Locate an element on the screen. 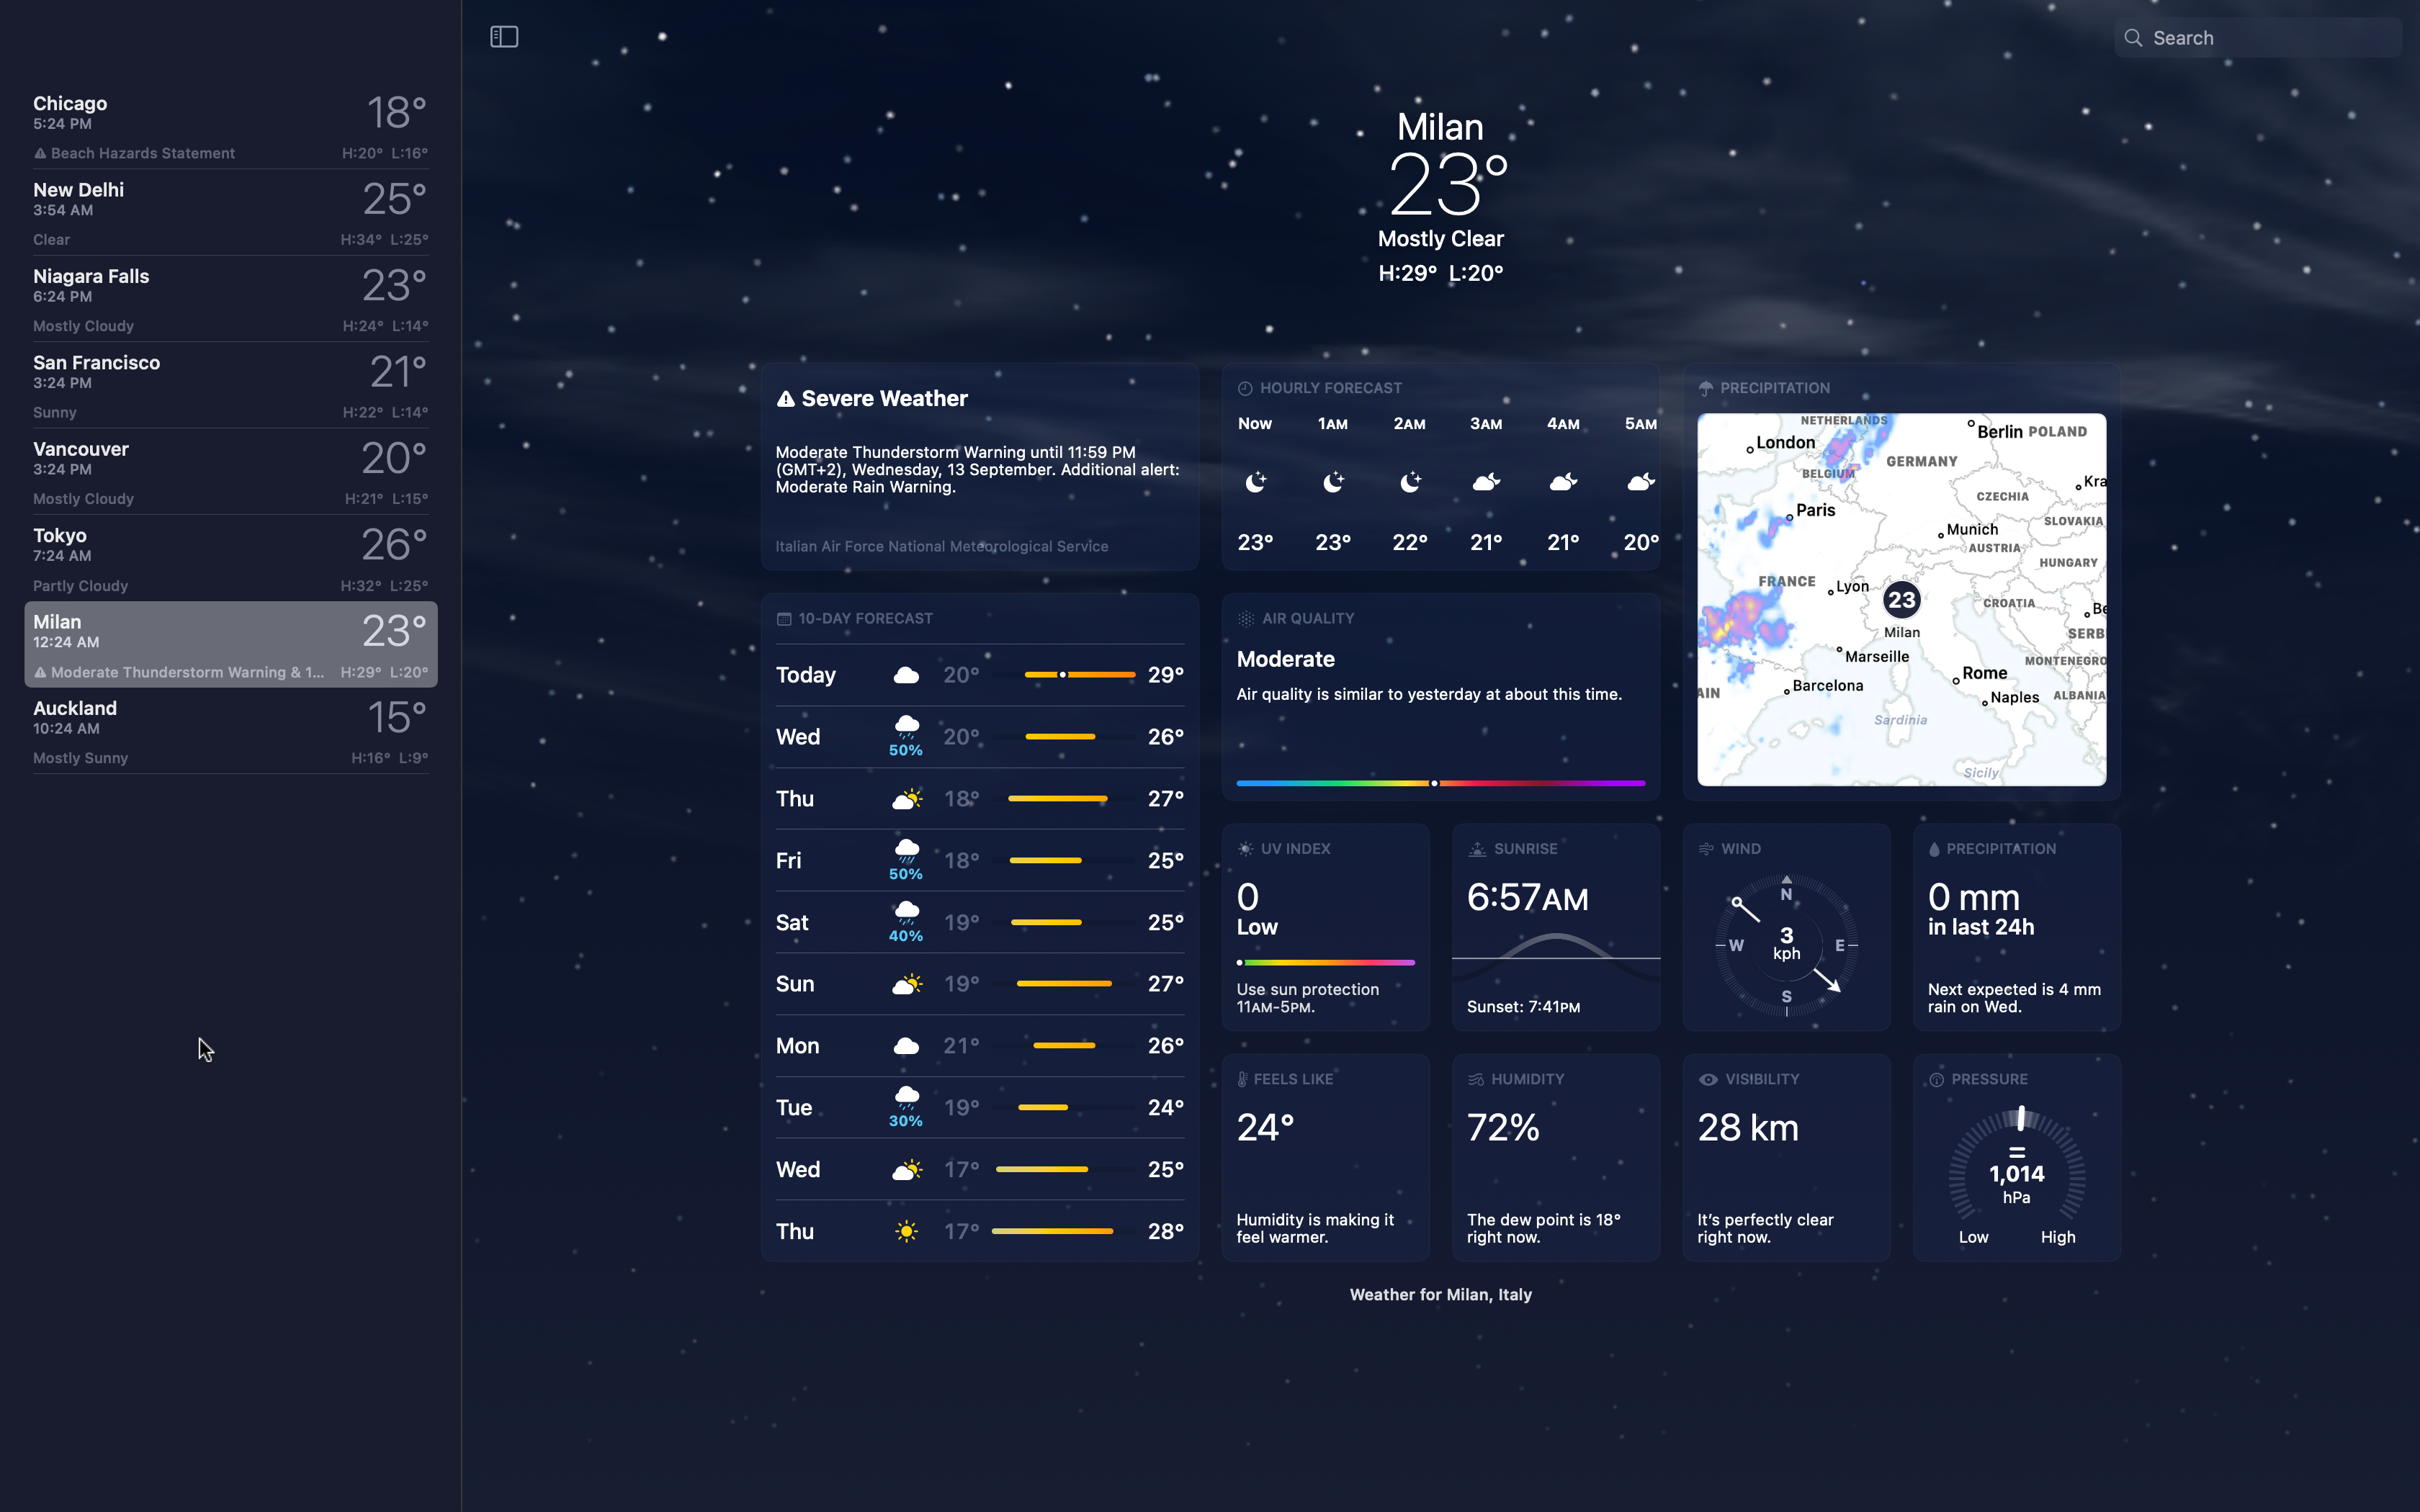 This screenshot has width=2420, height=1512. Conceal temperature data of other cities is located at coordinates (504, 35).